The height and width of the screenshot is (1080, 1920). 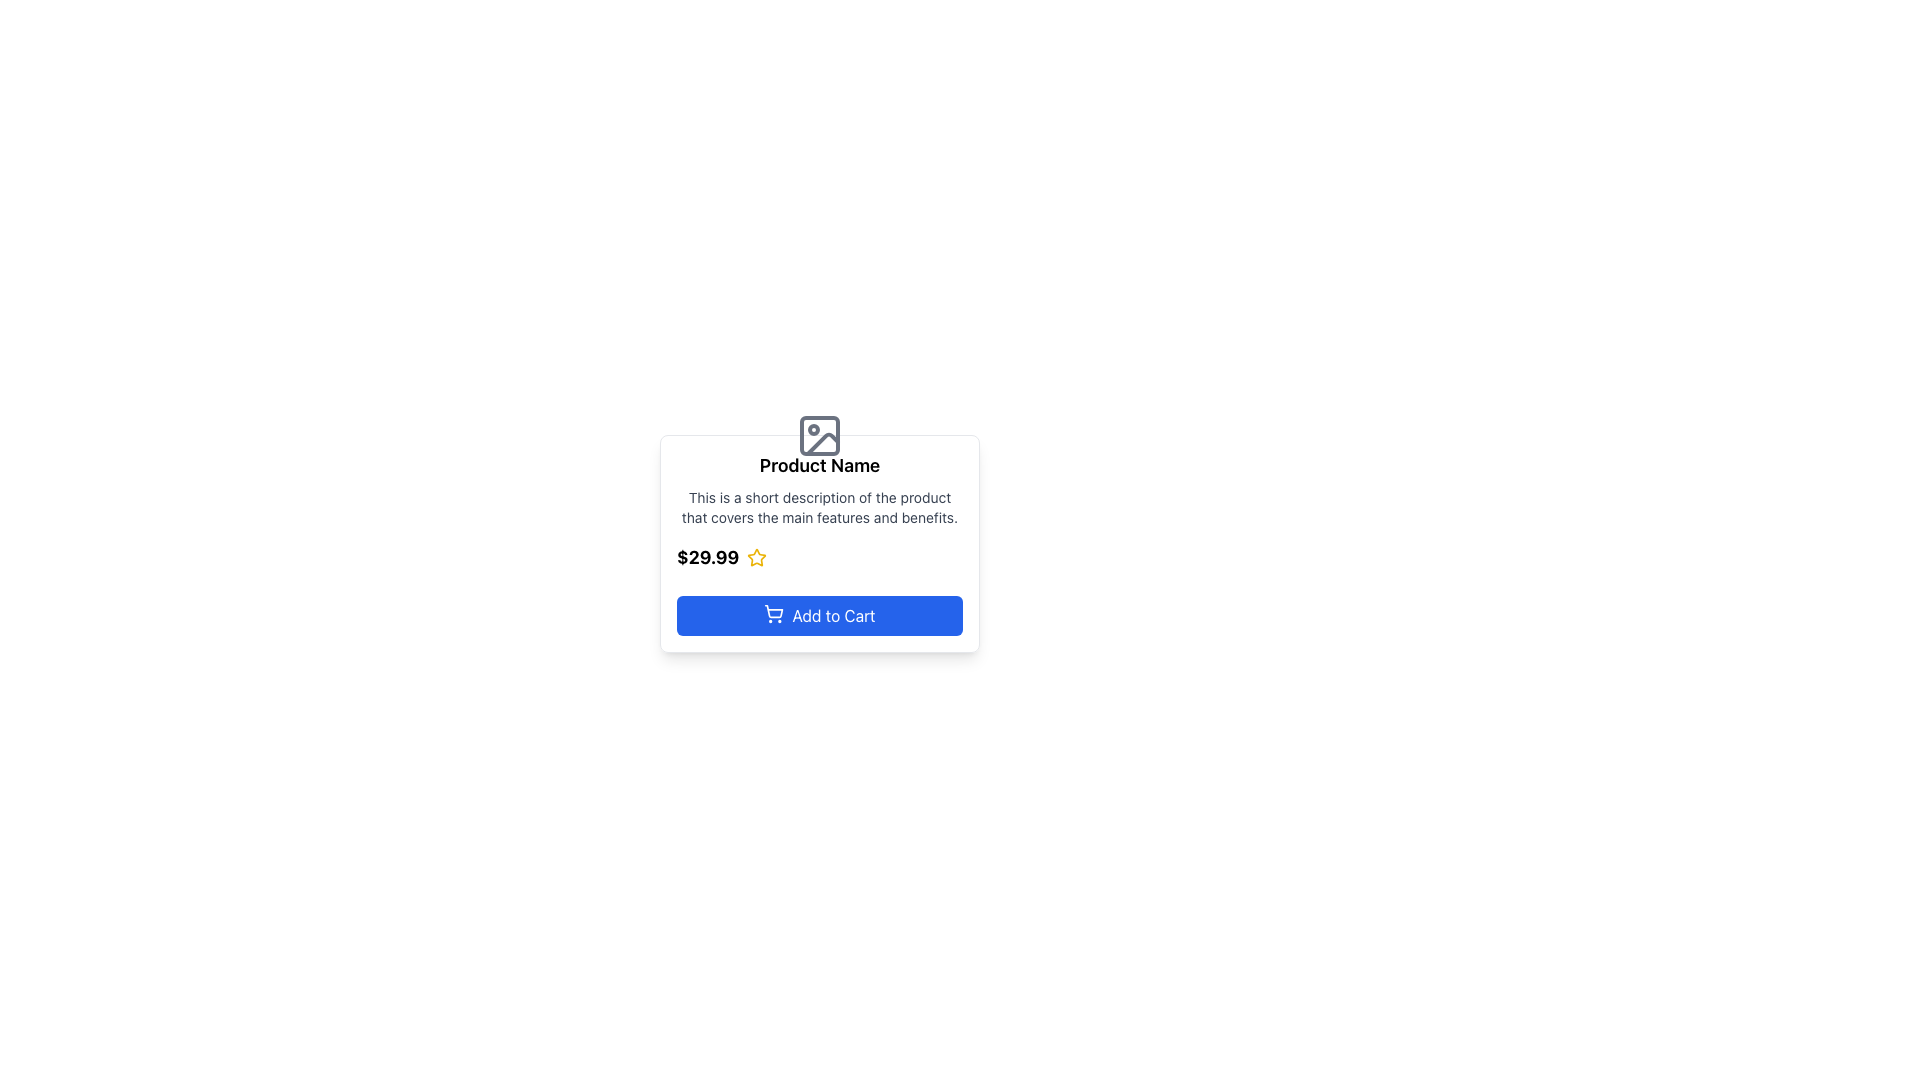 What do you see at coordinates (756, 557) in the screenshot?
I see `the yellow star icon with white fill, which is part of the user rating component located next to the price label in the product card interface` at bounding box center [756, 557].